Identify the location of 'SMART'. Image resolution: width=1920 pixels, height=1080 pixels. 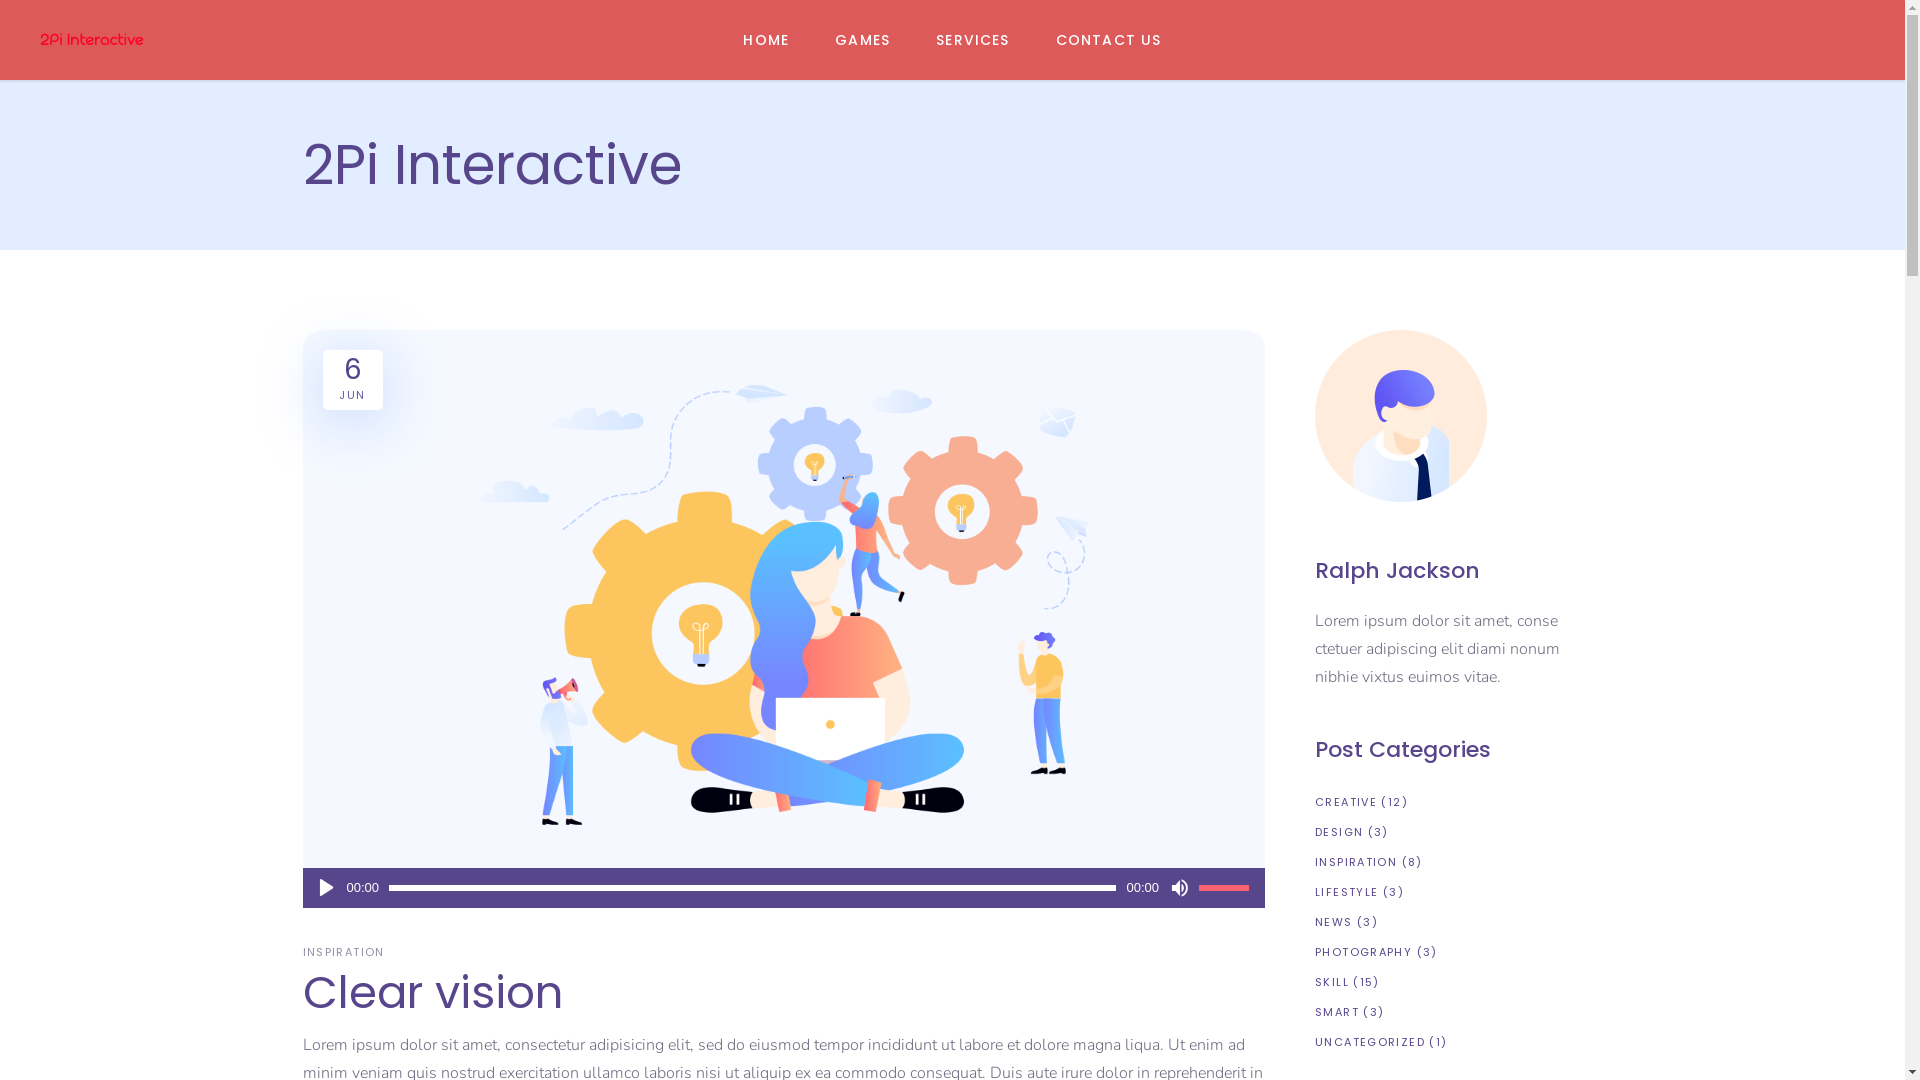
(1315, 1011).